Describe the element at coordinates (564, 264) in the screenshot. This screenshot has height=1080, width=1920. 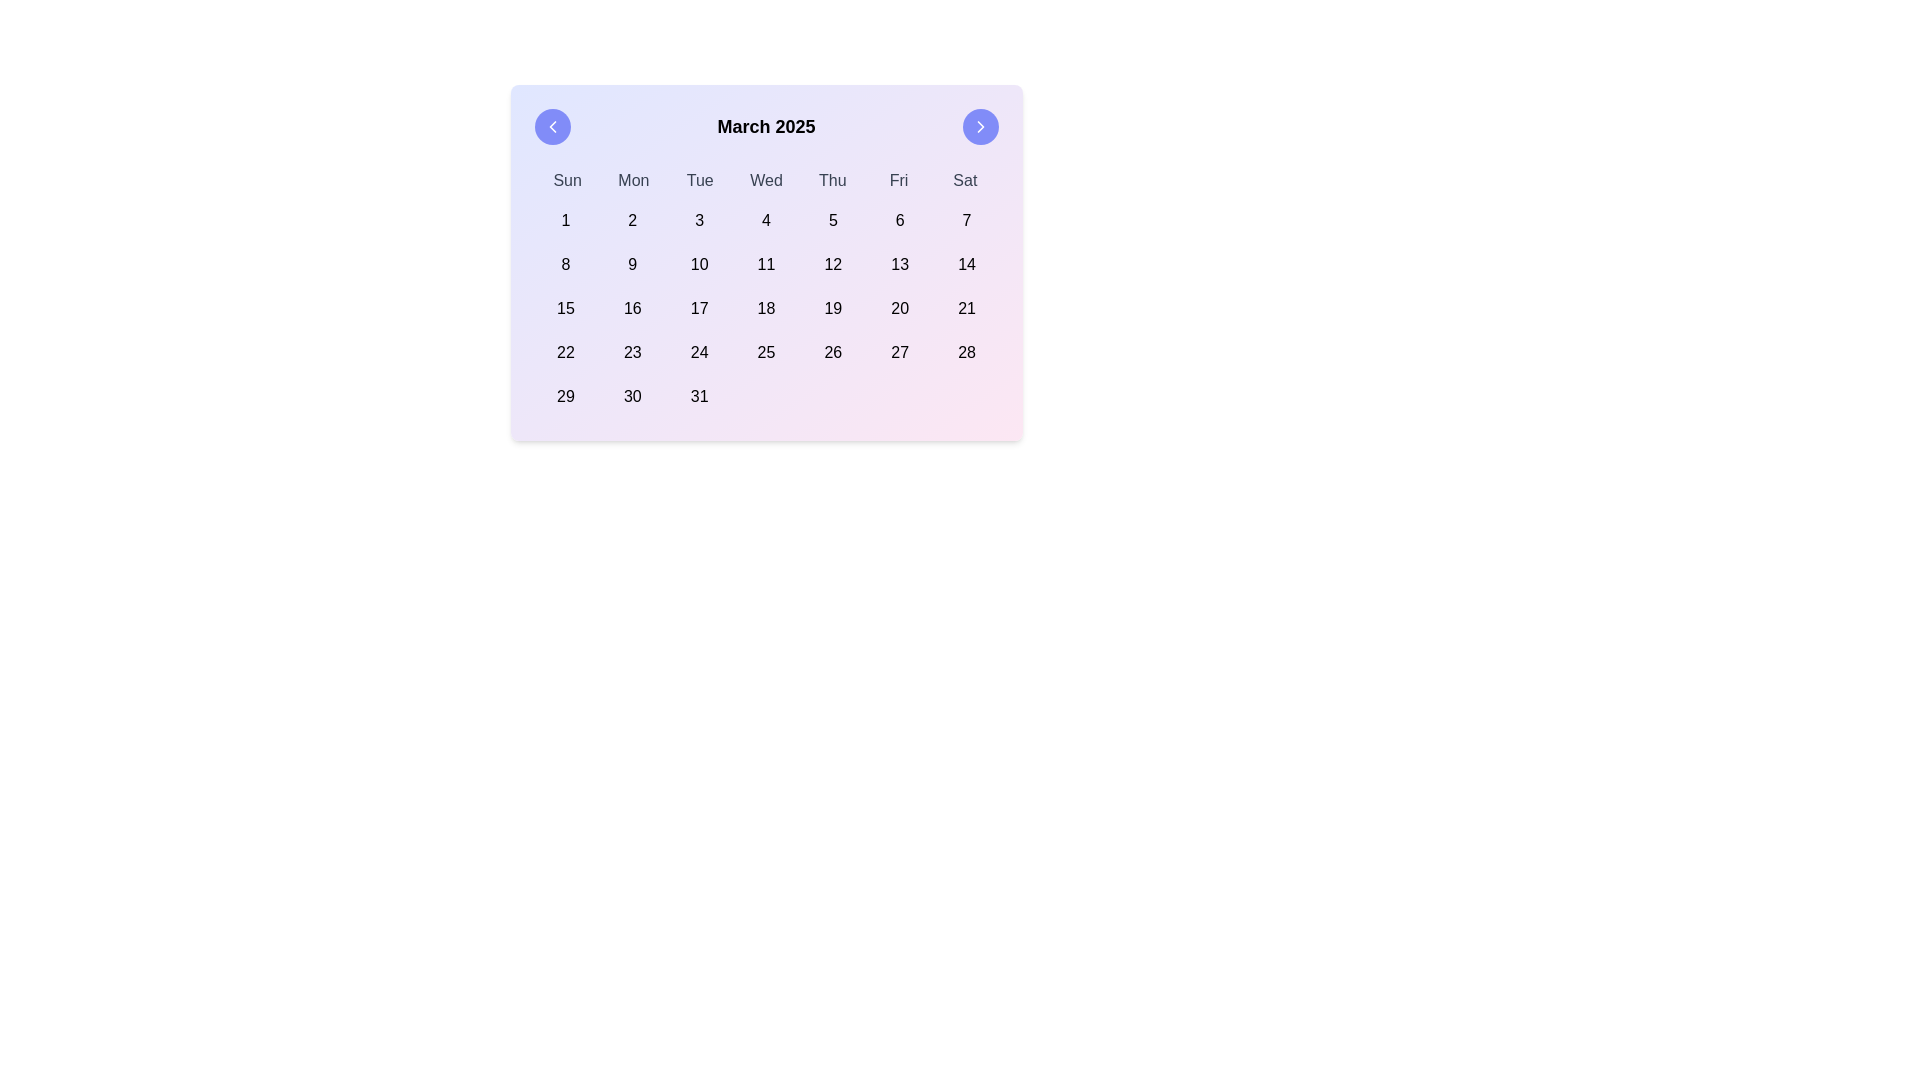
I see `the button displaying the number '8' located` at that location.